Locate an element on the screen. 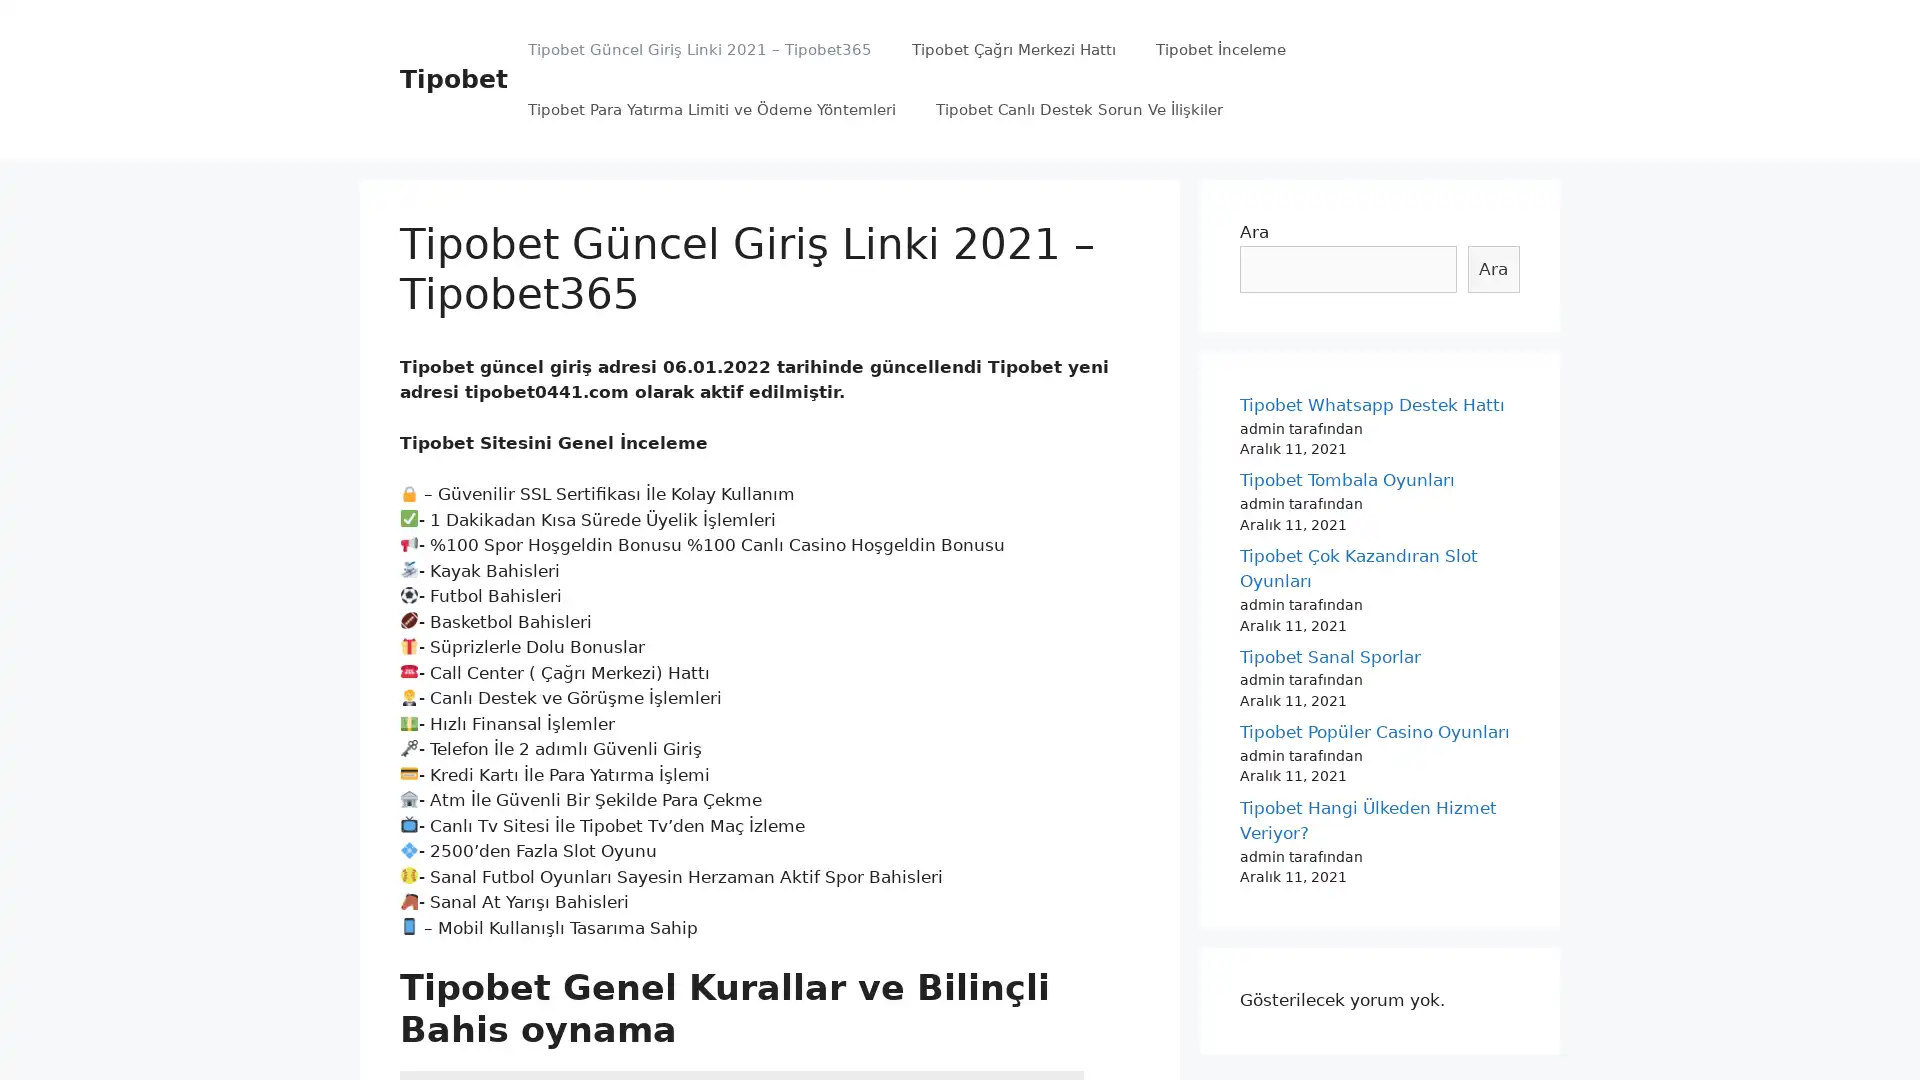 The image size is (1920, 1080). Ara is located at coordinates (1493, 268).